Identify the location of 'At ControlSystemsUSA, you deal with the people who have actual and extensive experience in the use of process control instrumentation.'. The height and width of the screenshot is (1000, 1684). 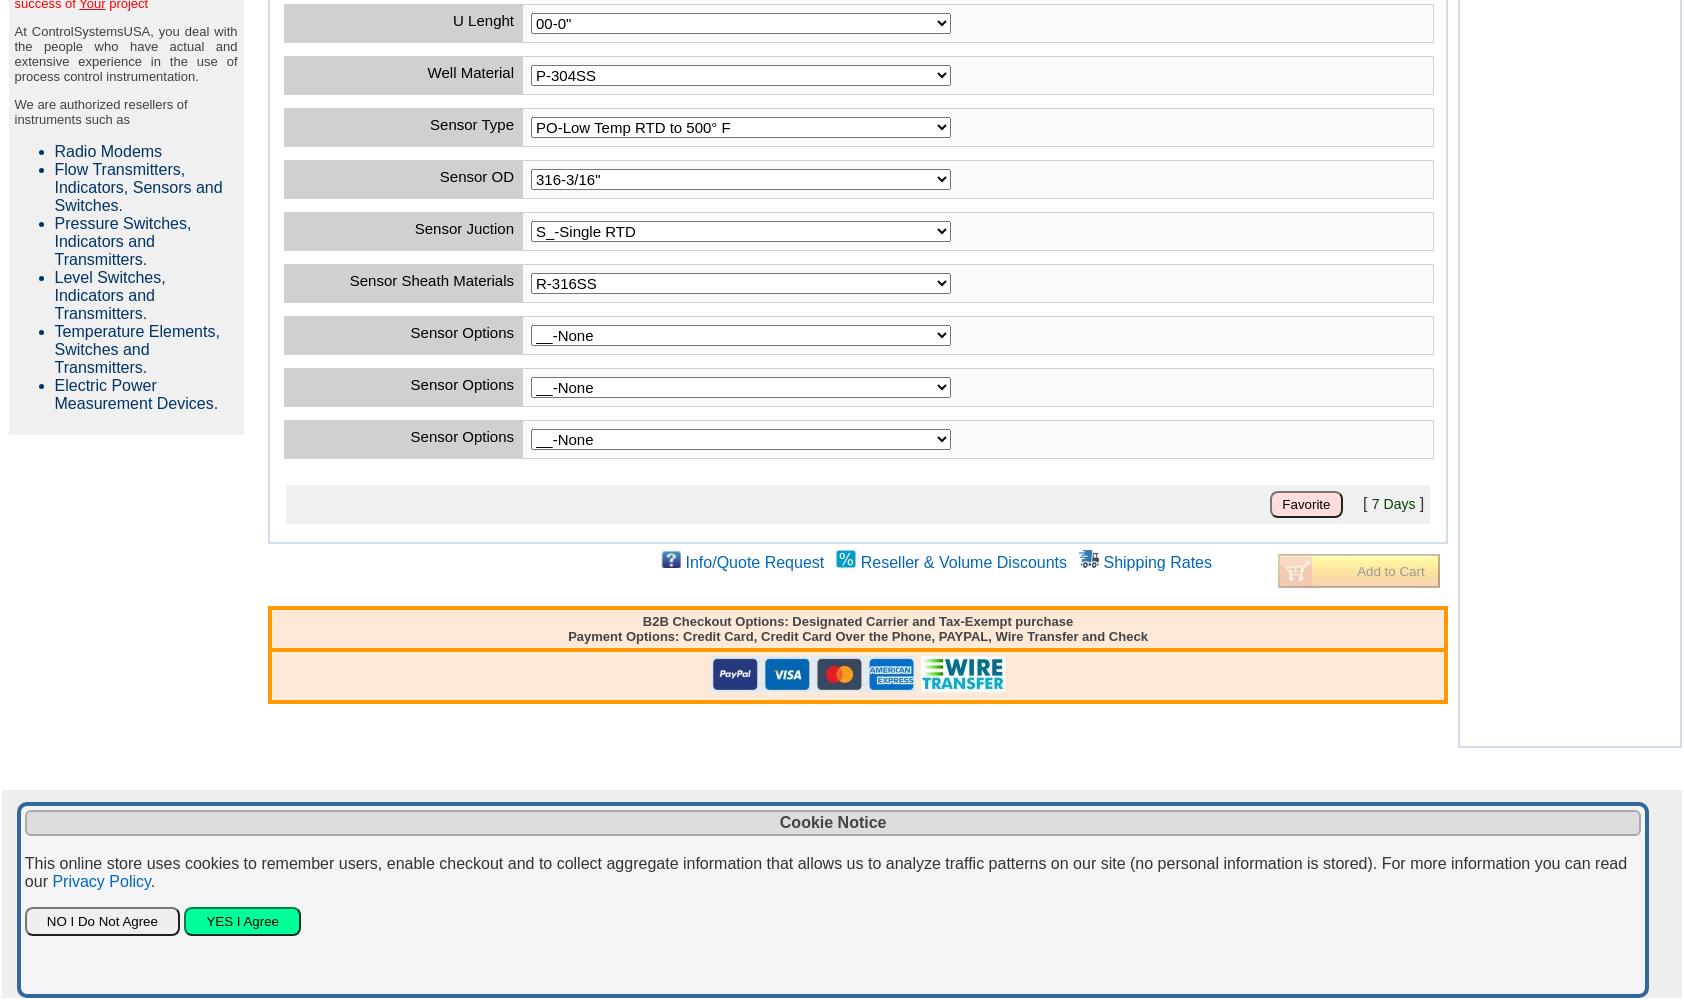
(124, 54).